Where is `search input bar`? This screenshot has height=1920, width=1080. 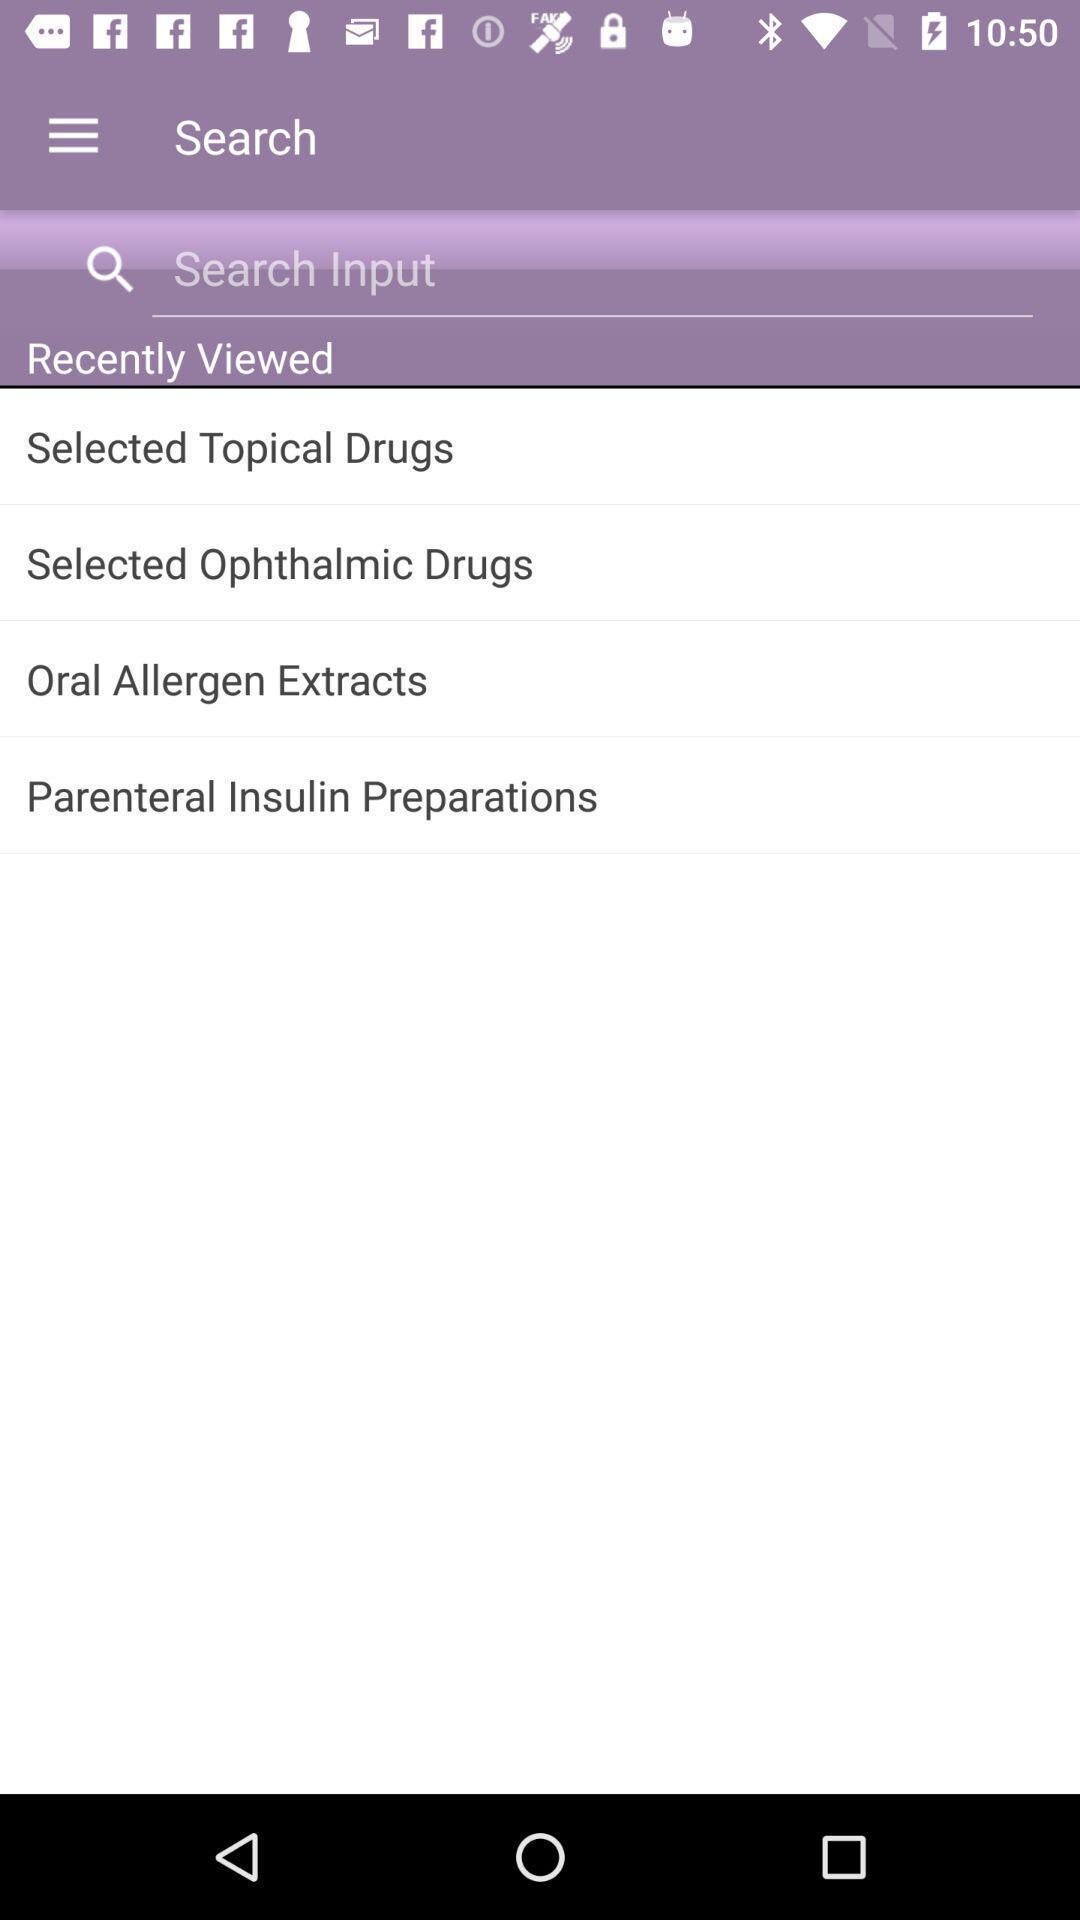 search input bar is located at coordinates (591, 266).